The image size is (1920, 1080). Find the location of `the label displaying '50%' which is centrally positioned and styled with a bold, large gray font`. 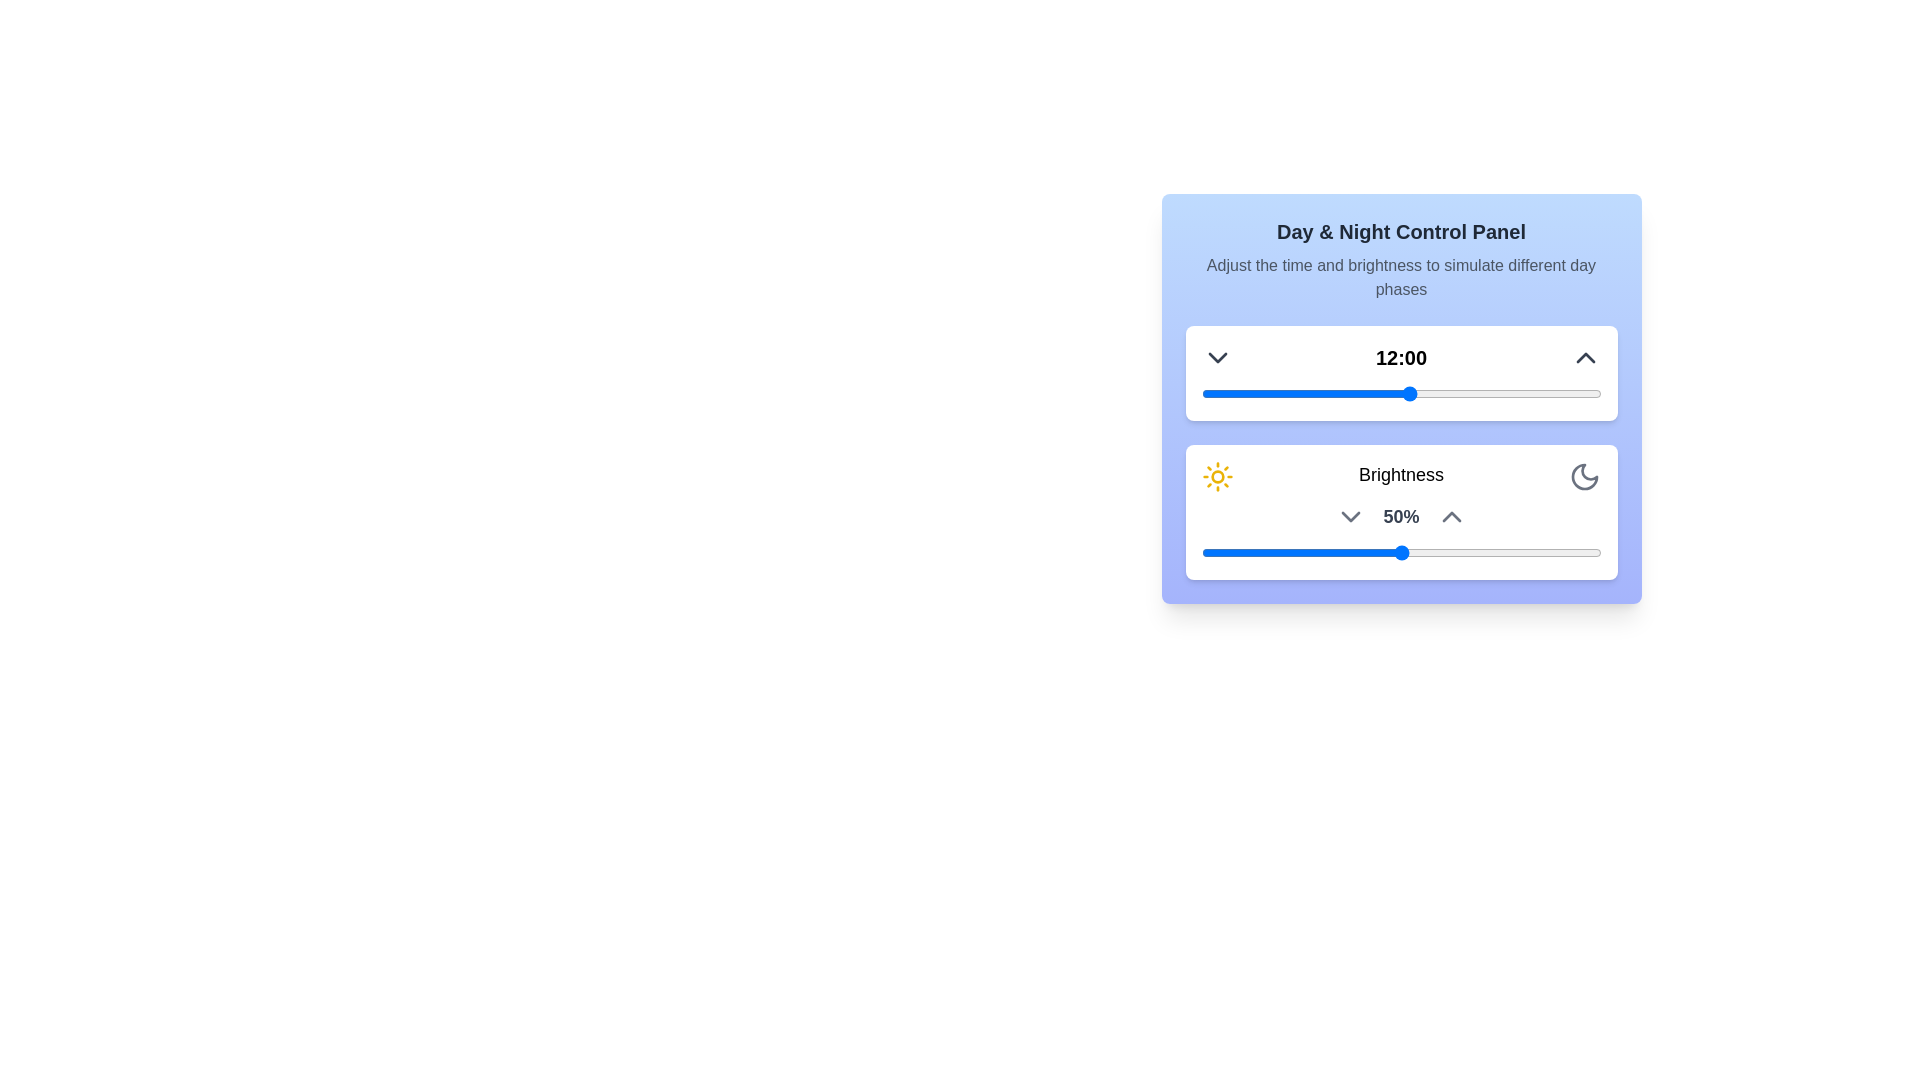

the label displaying '50%' which is centrally positioned and styled with a bold, large gray font is located at coordinates (1400, 515).